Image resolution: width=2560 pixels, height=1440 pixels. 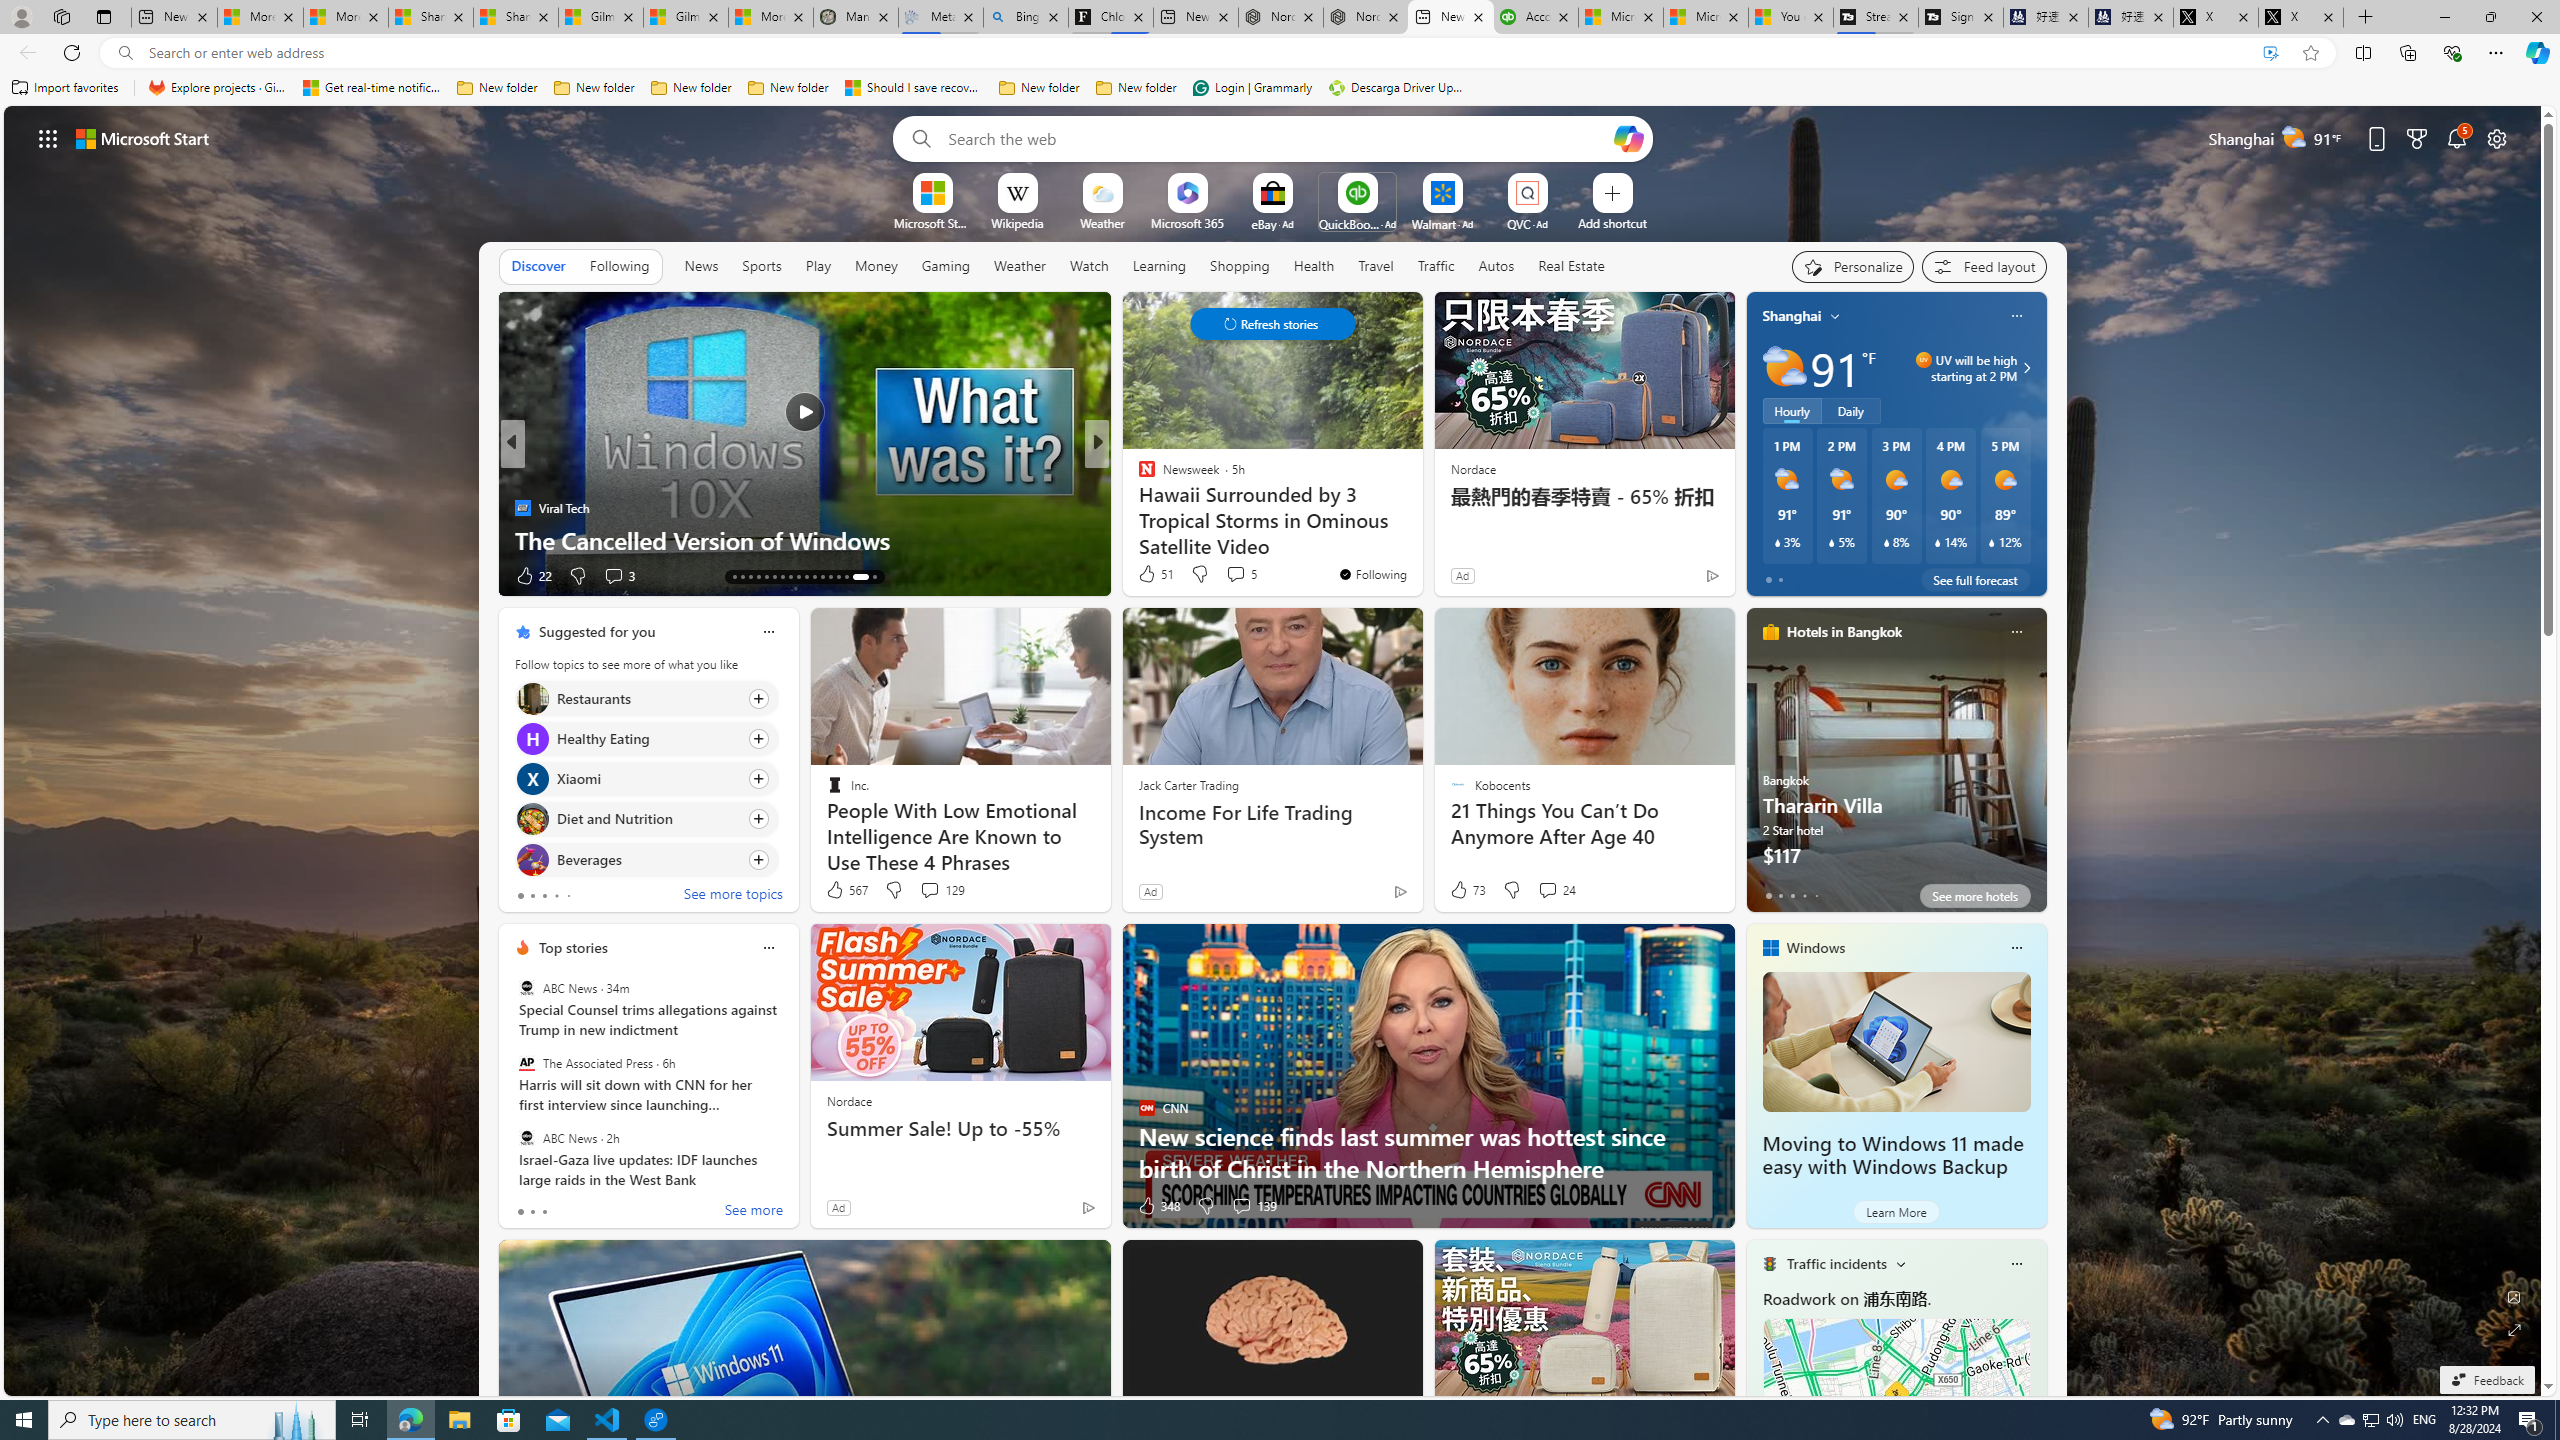 What do you see at coordinates (1984, 267) in the screenshot?
I see `'Feed settings'` at bounding box center [1984, 267].